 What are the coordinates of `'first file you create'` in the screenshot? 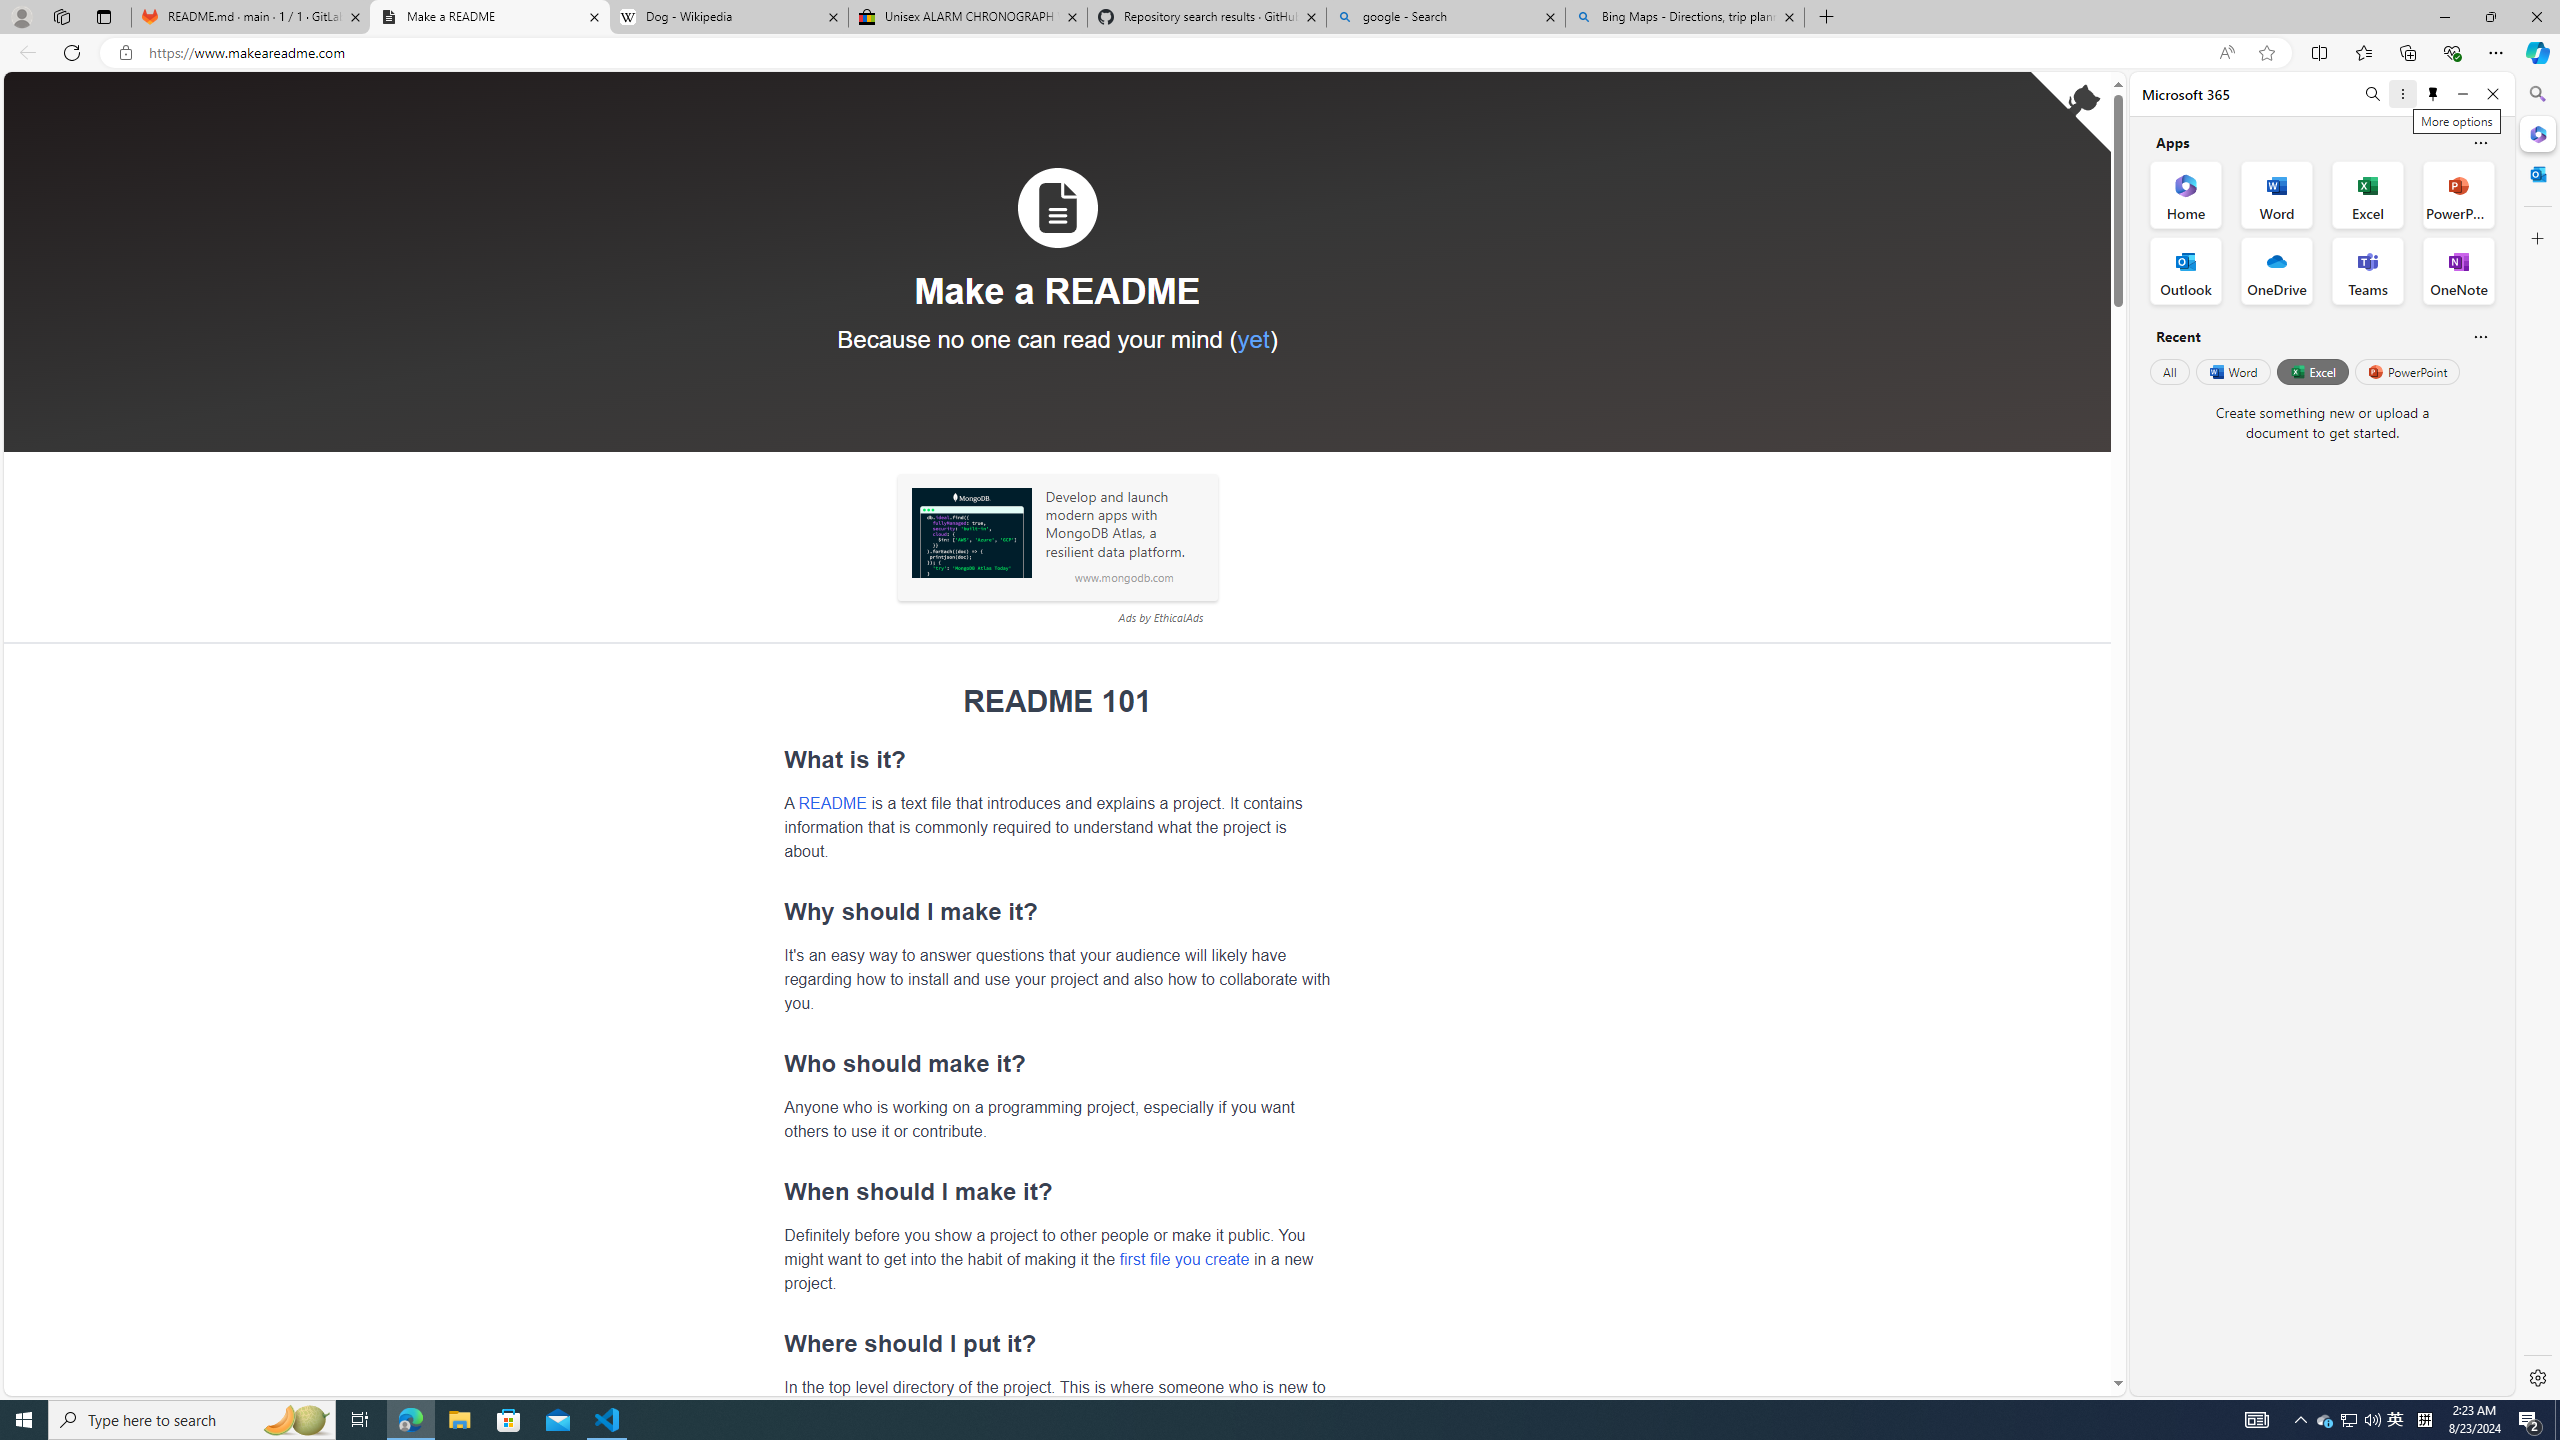 It's located at (1183, 1259).